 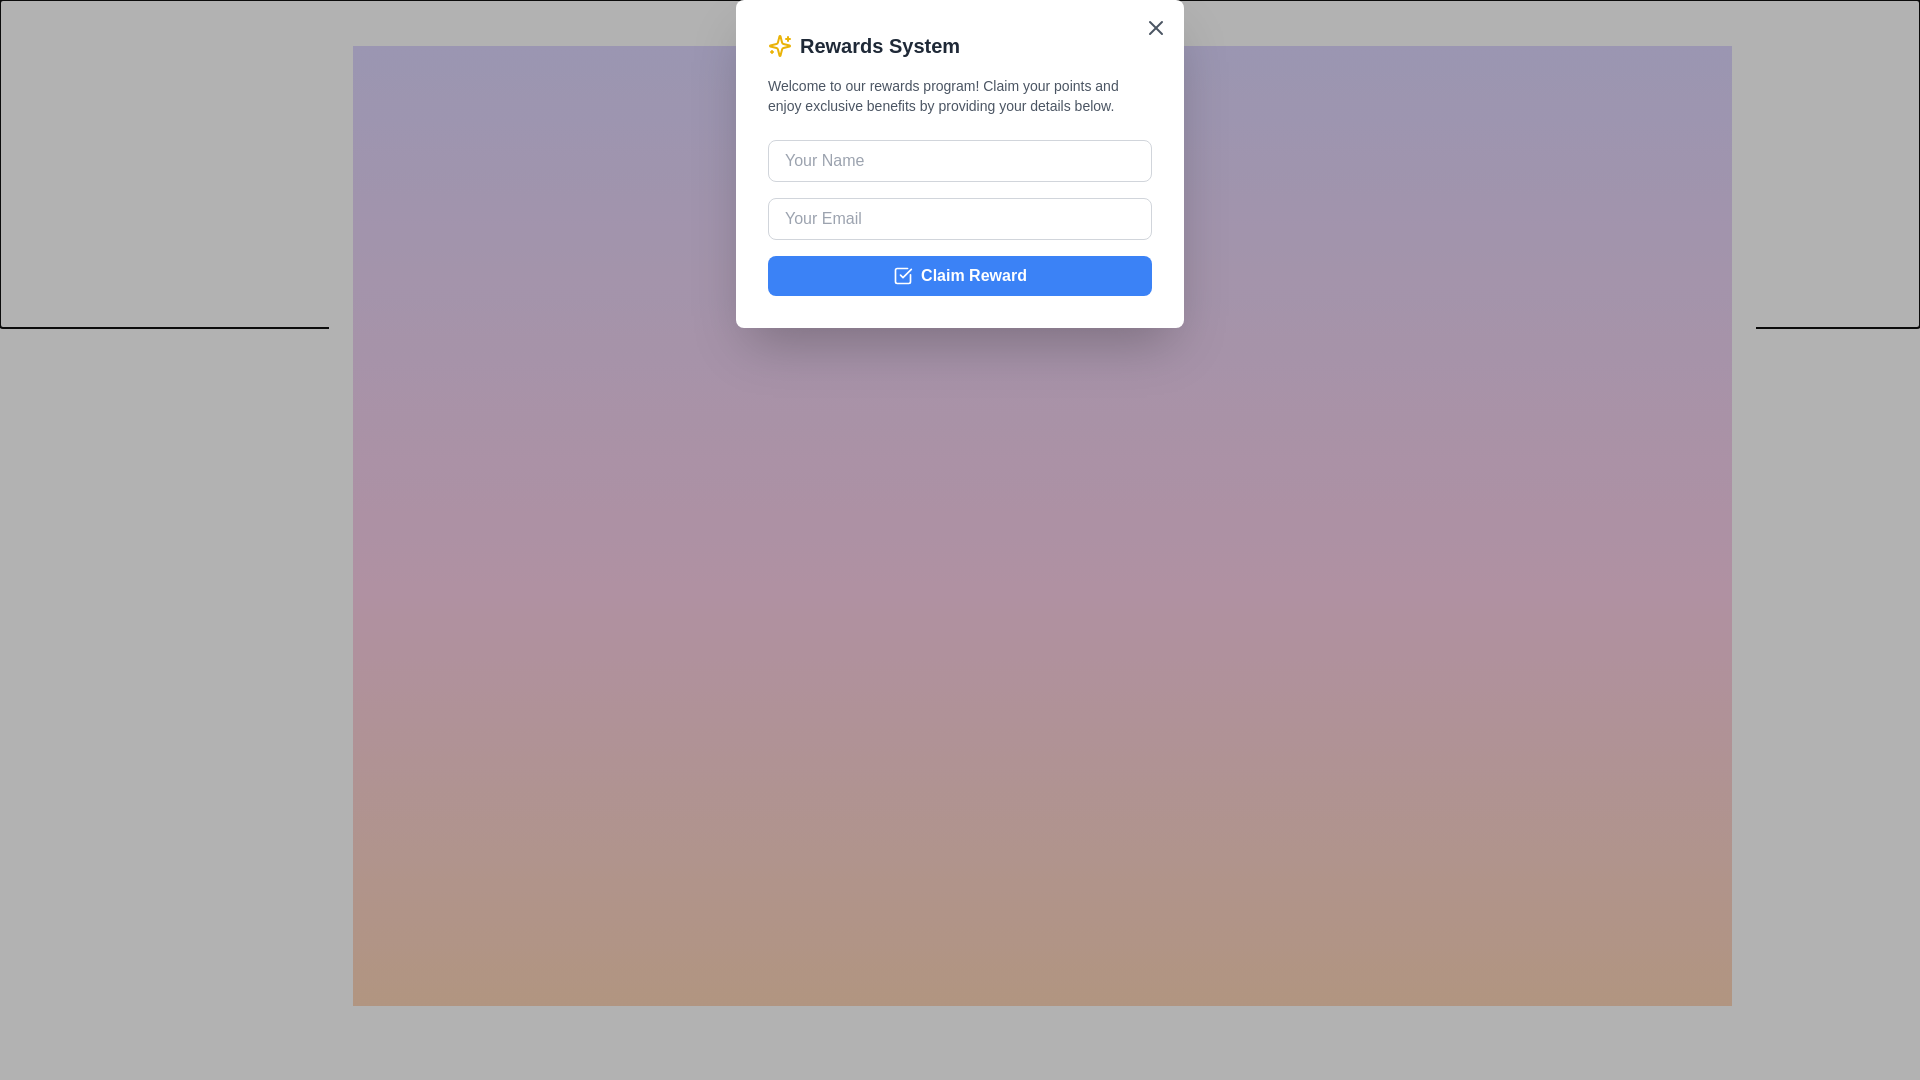 I want to click on the close button located at the top-right corner of the dialog to close it, so click(x=1755, y=22).